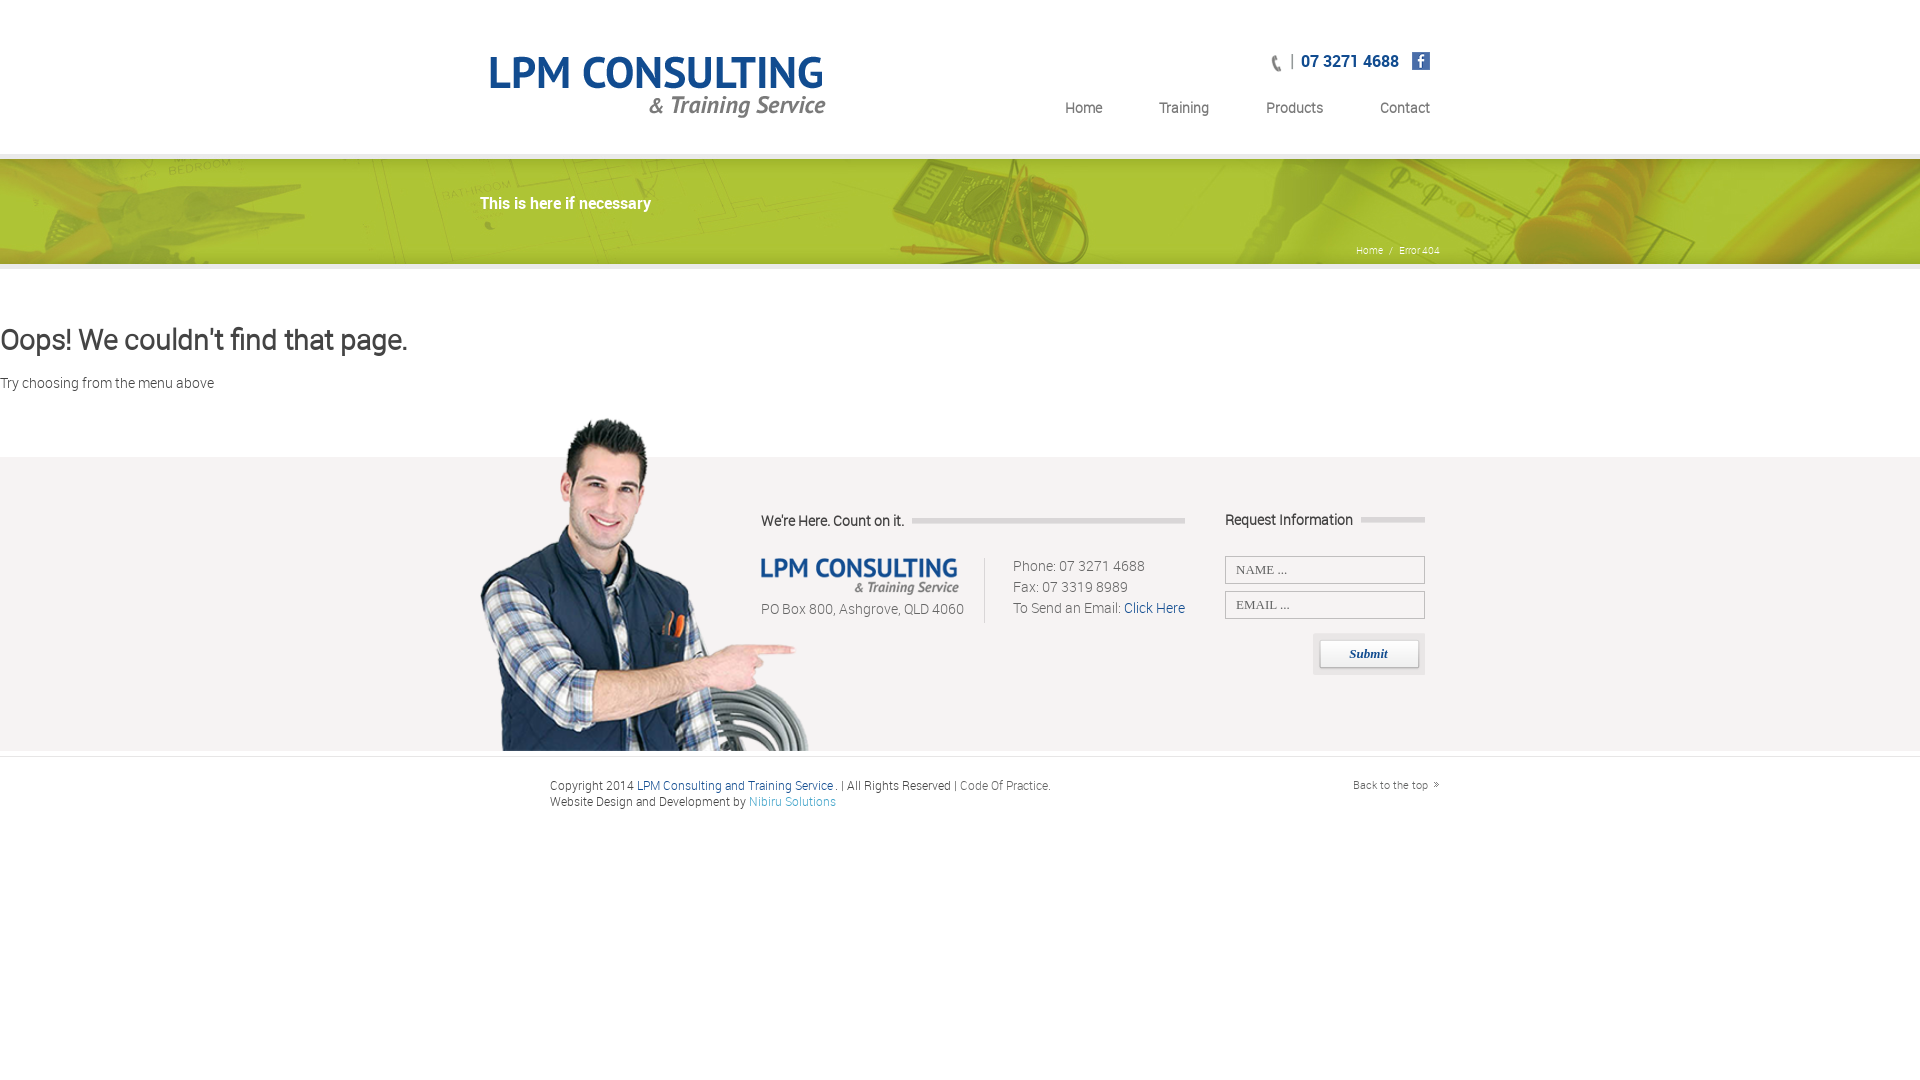 Image resolution: width=1920 pixels, height=1080 pixels. What do you see at coordinates (1404, 112) in the screenshot?
I see `'Contact'` at bounding box center [1404, 112].